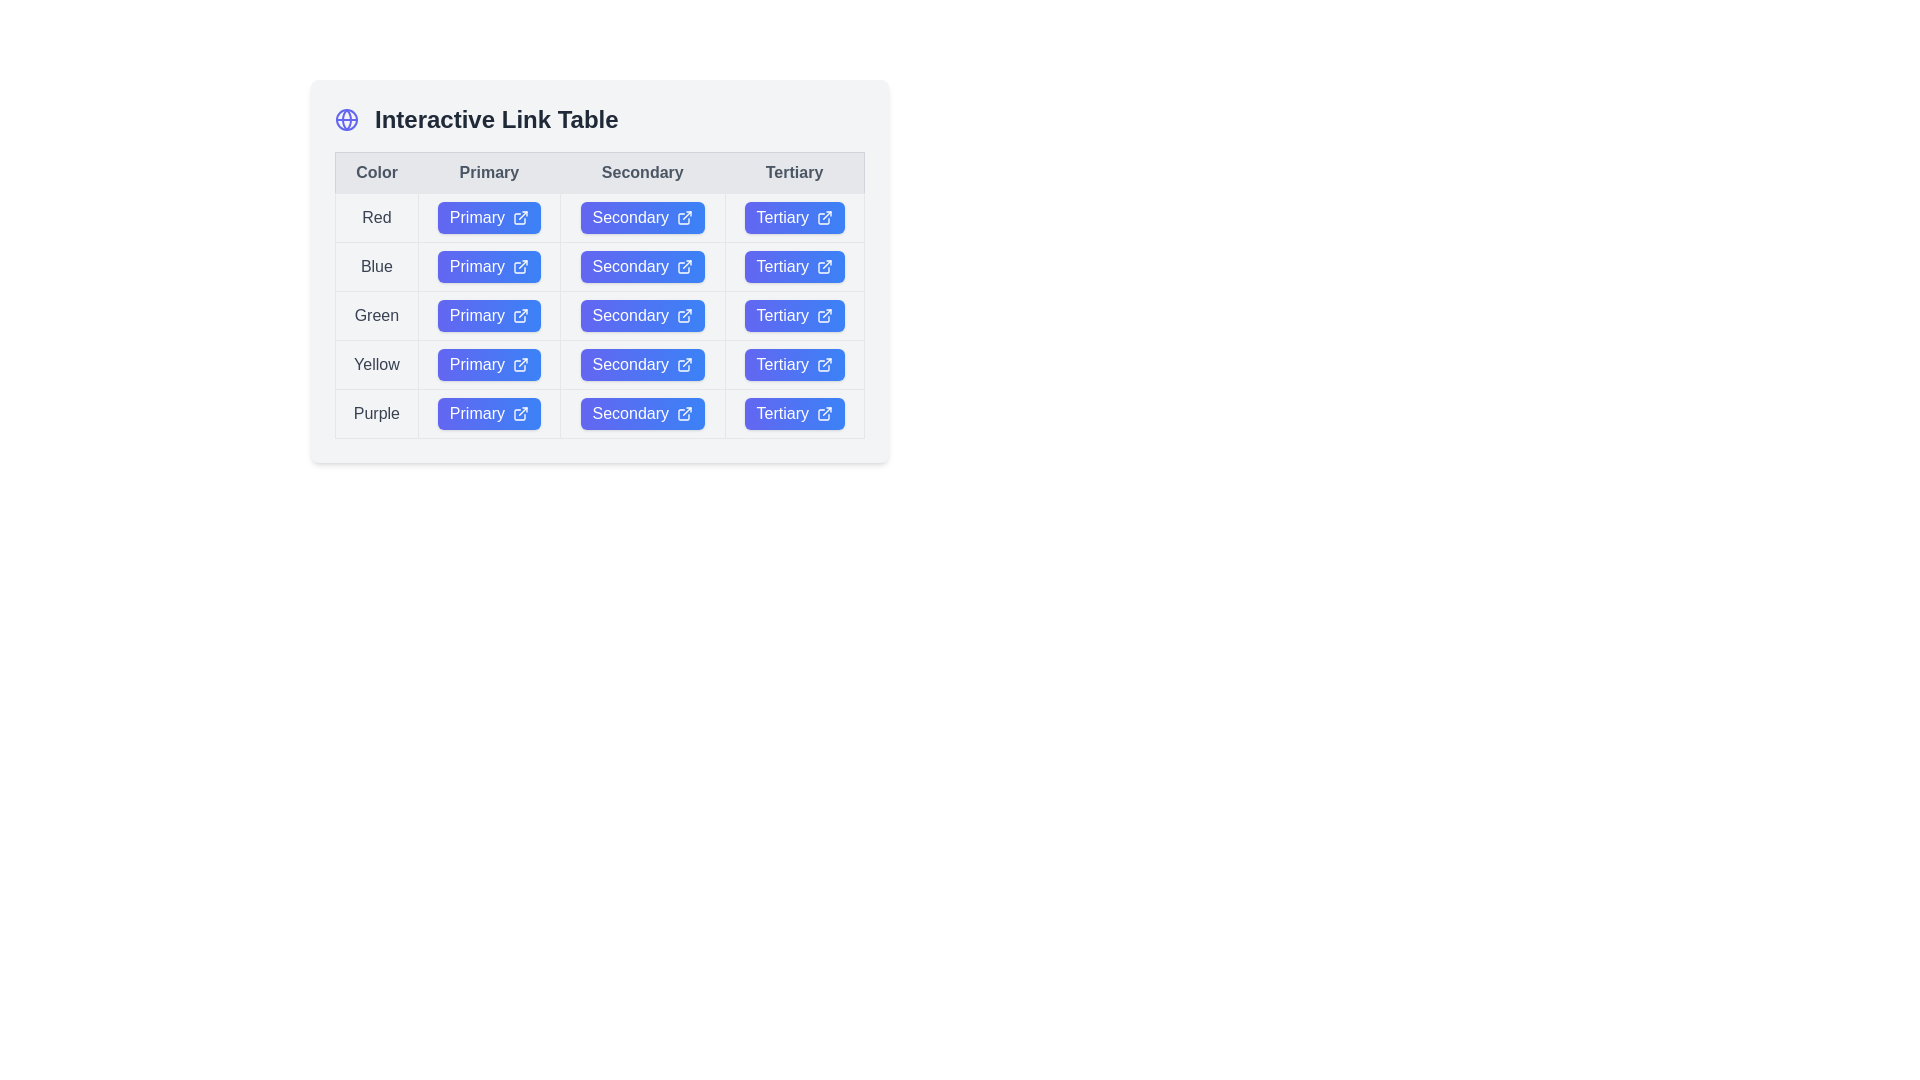  What do you see at coordinates (489, 172) in the screenshot?
I see `the 'Primary' text label header, which is the second heading in a row of four, styled with a gray background and bold font` at bounding box center [489, 172].